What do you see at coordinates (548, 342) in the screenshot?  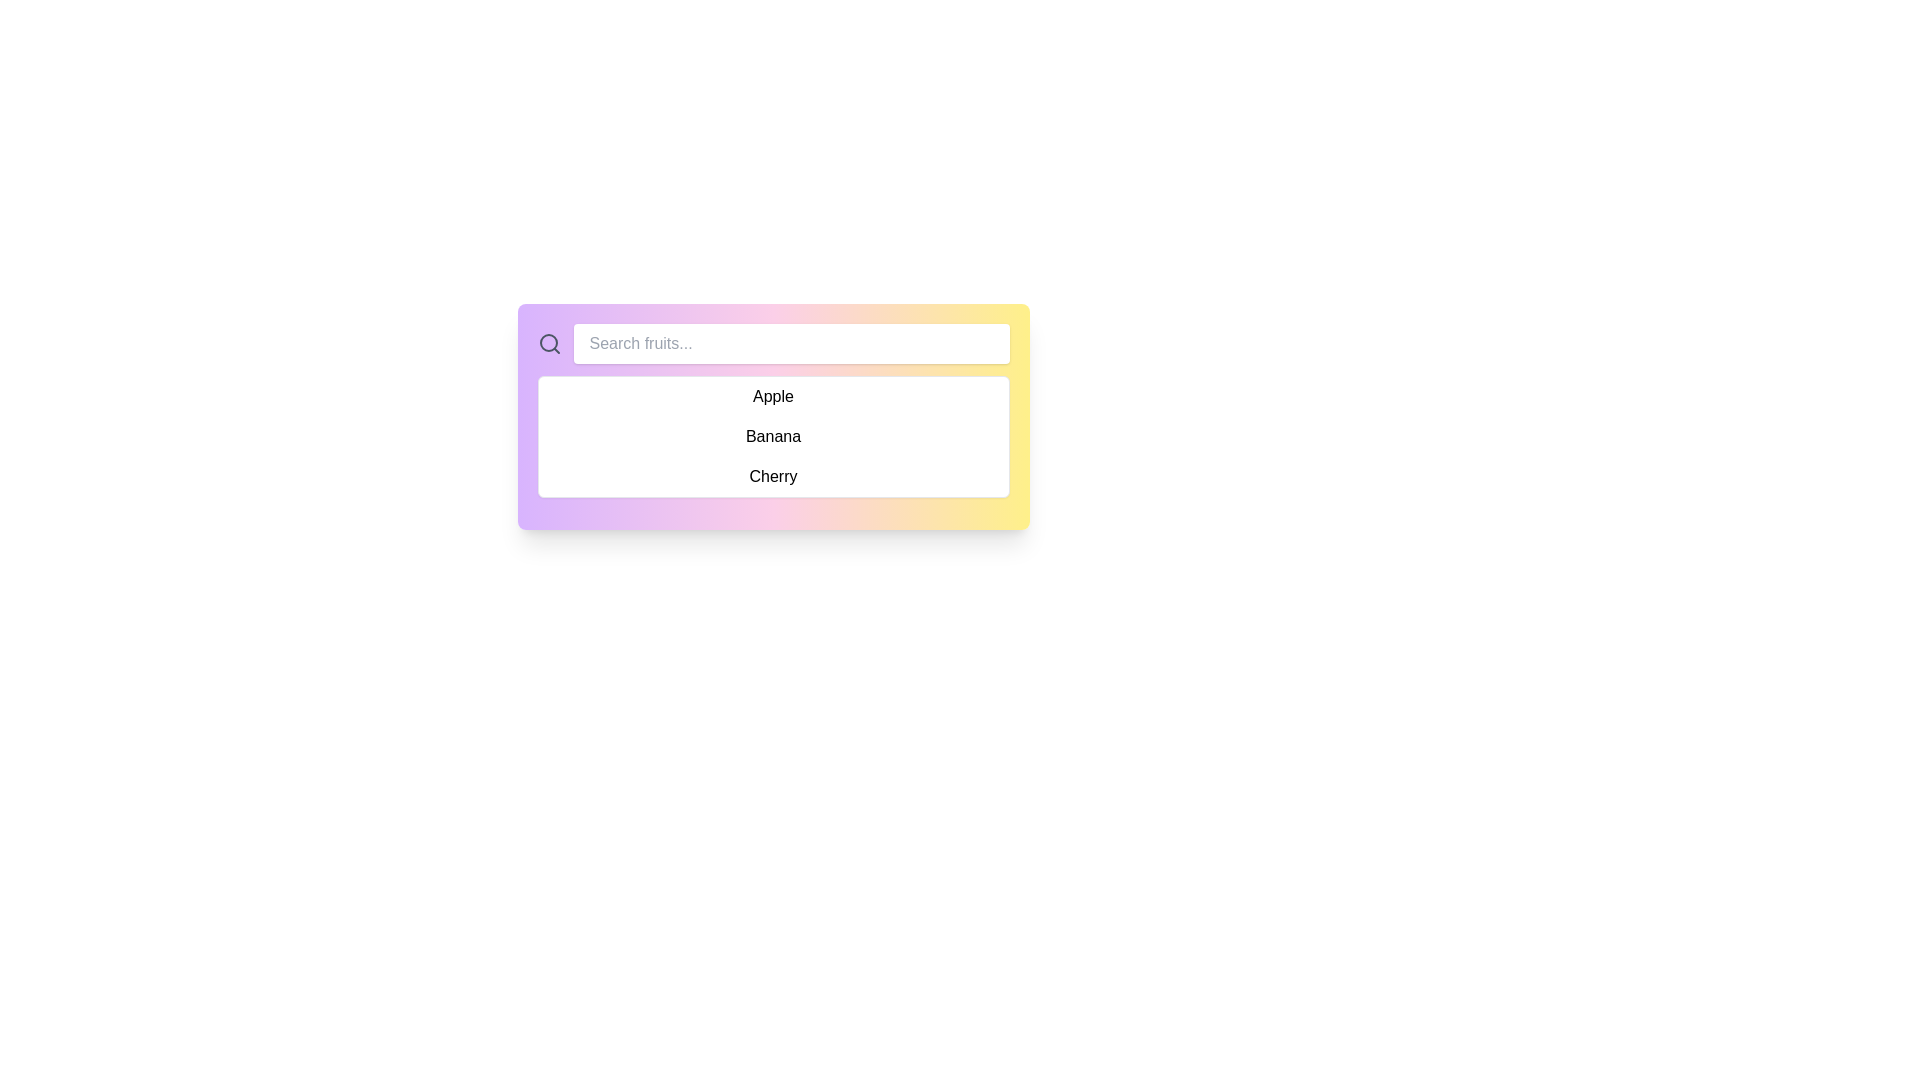 I see `the small circular outline that is part of the search icon, representing the magnifying lens, located near the top-left of the interface next to the input field labeled 'Search fruits...'` at bounding box center [548, 342].